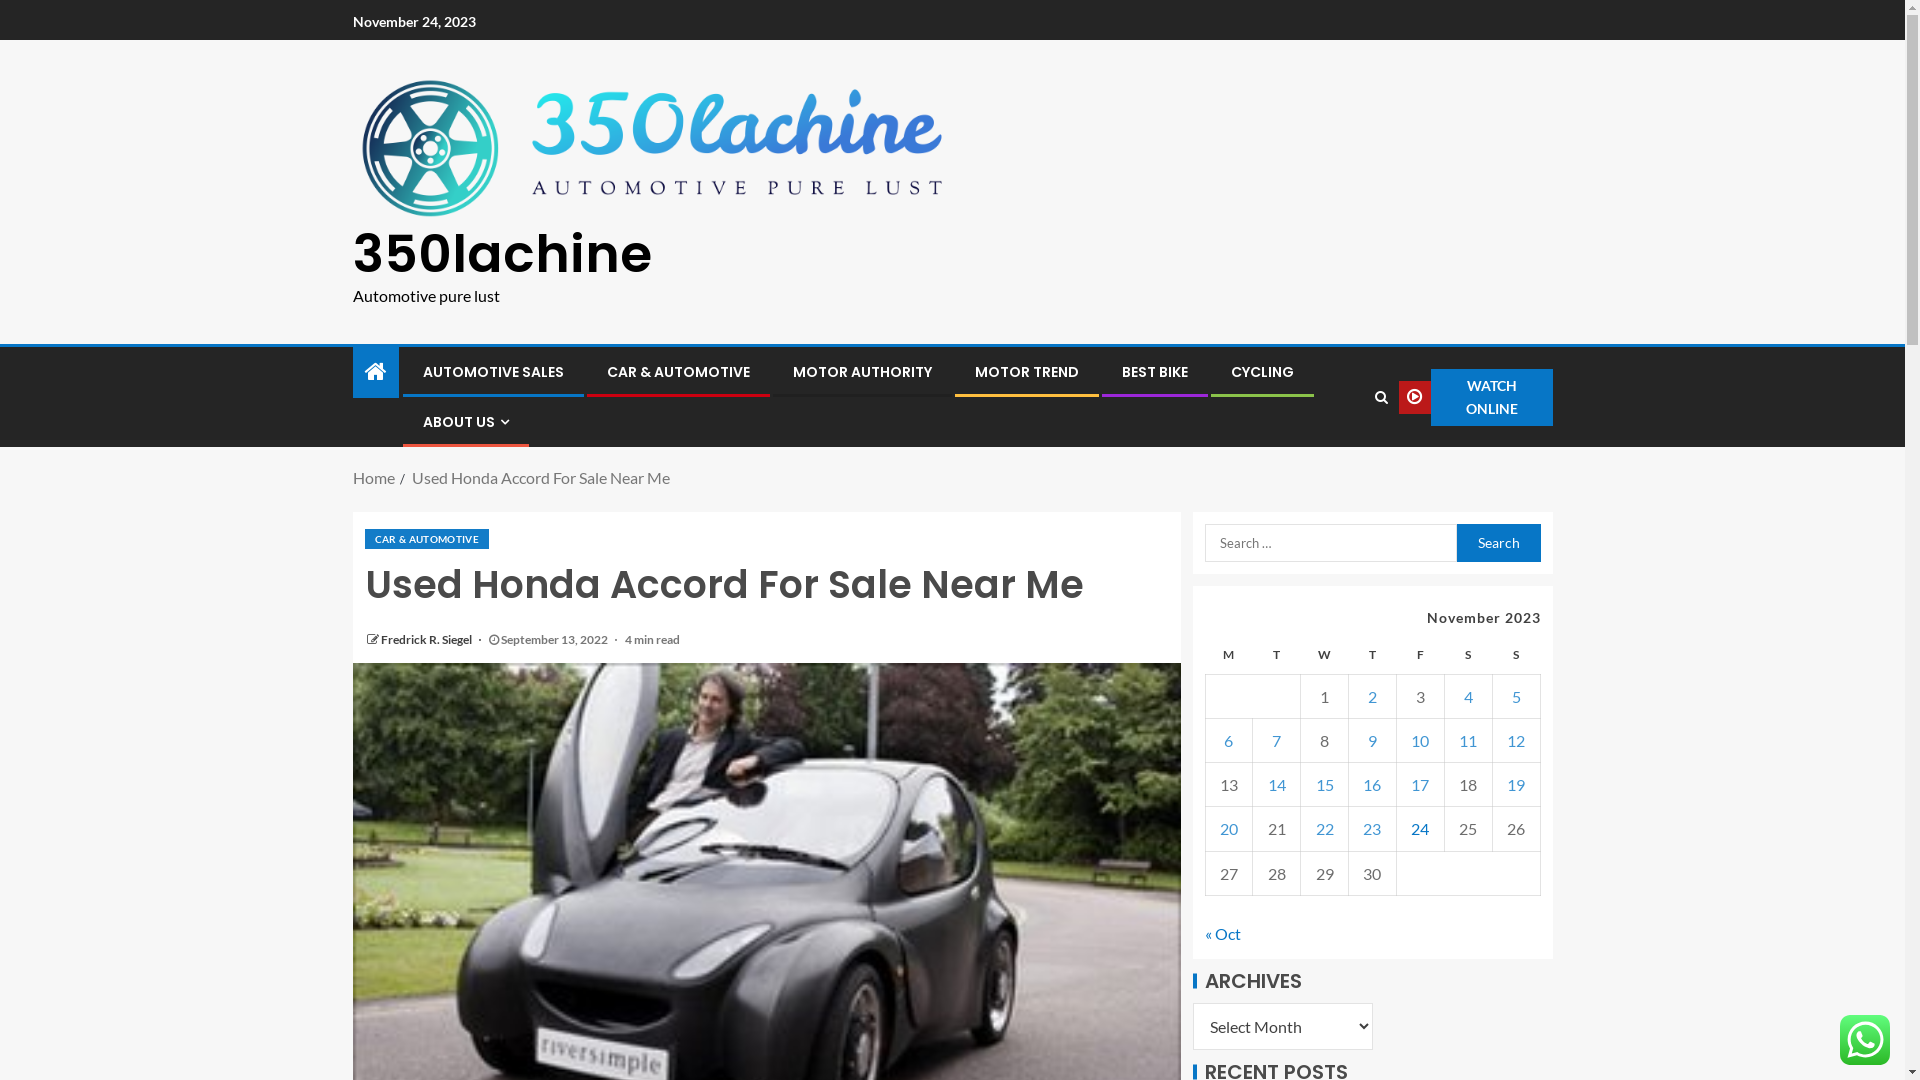  Describe the element at coordinates (1227, 828) in the screenshot. I see `'20'` at that location.